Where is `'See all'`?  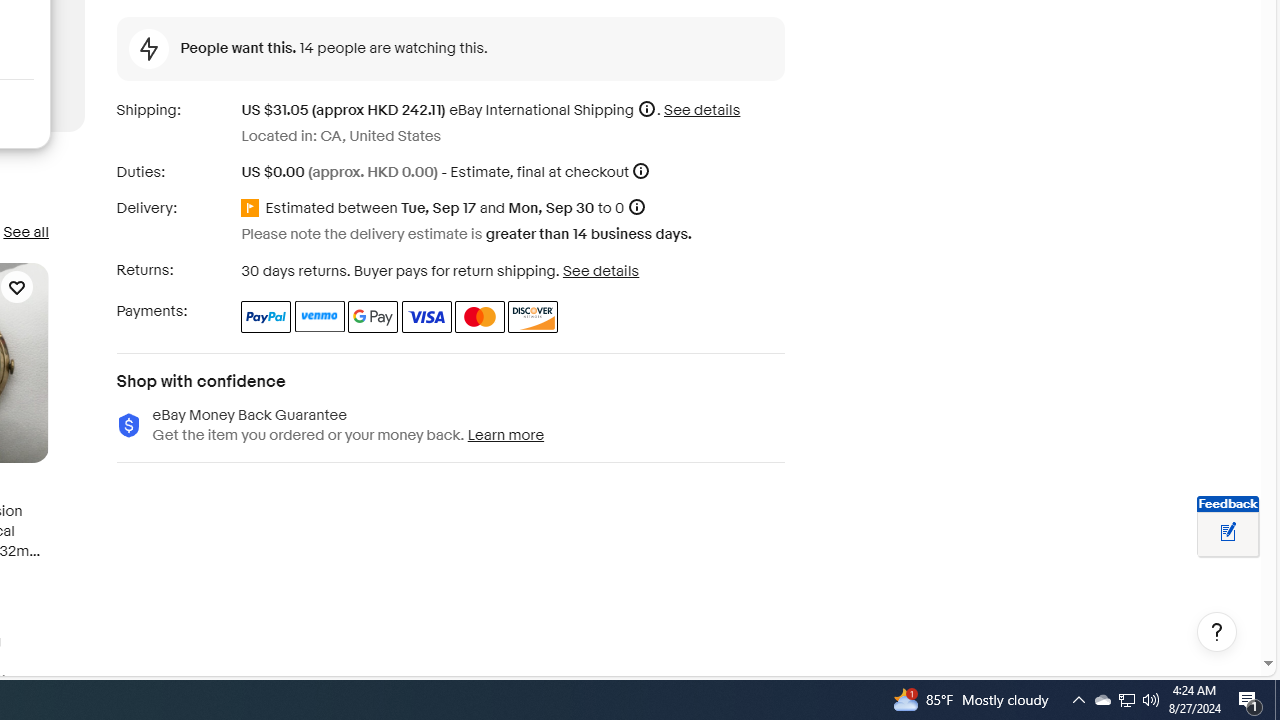
'See all' is located at coordinates (25, 231).